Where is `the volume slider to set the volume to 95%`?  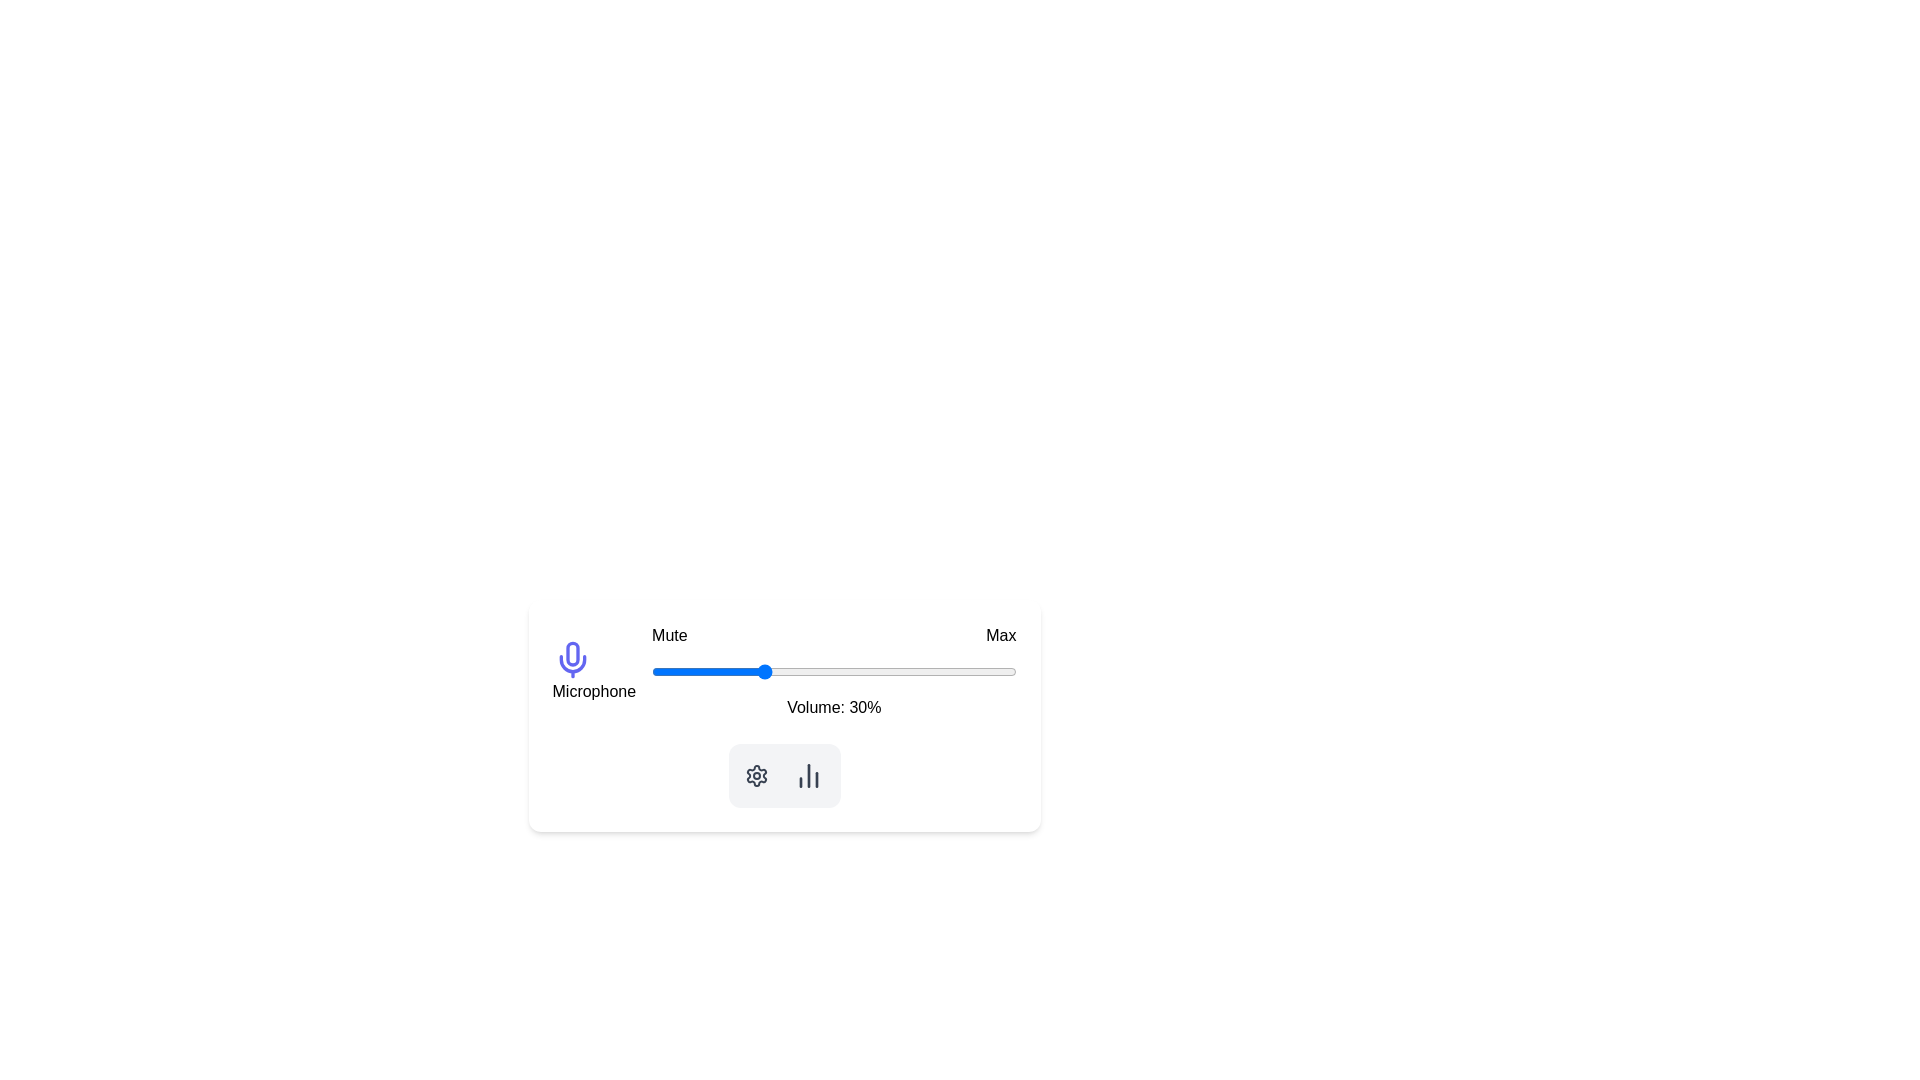
the volume slider to set the volume to 95% is located at coordinates (998, 671).